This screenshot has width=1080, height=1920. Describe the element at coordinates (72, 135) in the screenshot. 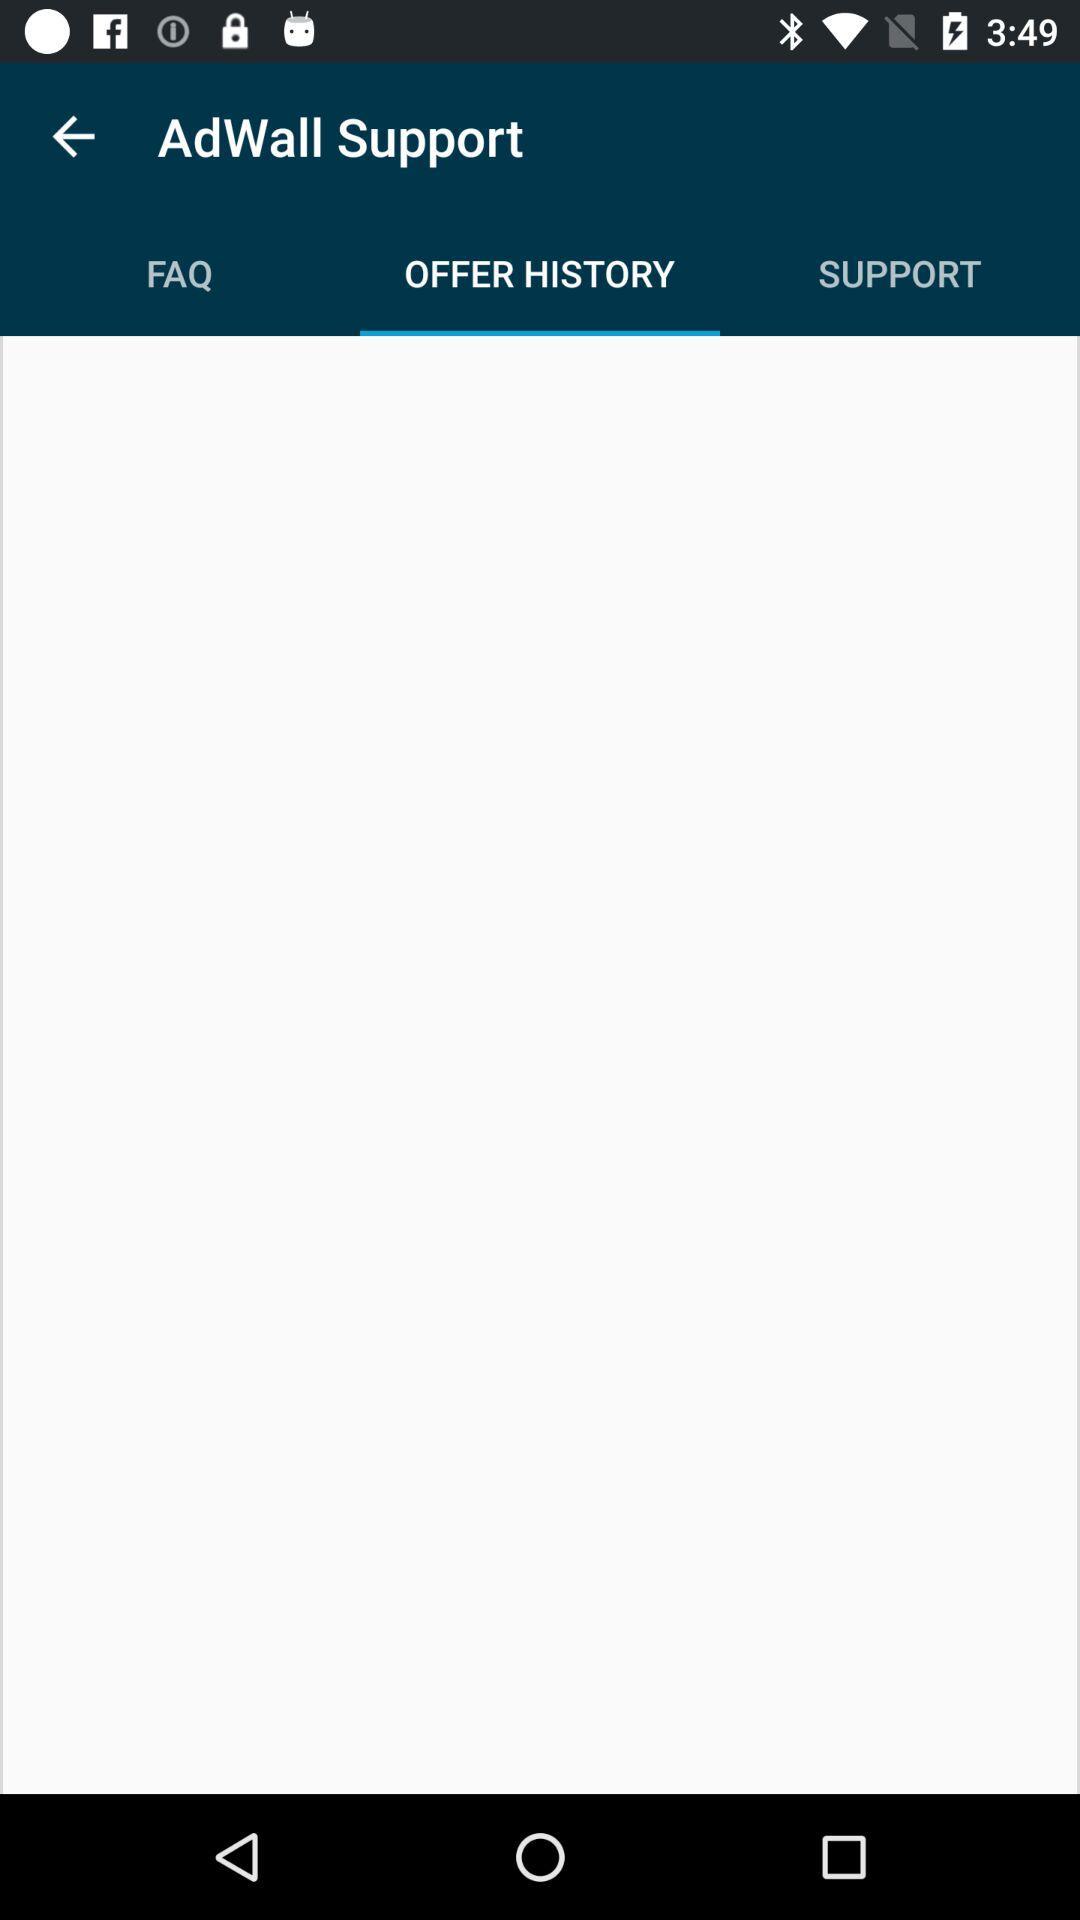

I see `icon to the left of adwall support icon` at that location.